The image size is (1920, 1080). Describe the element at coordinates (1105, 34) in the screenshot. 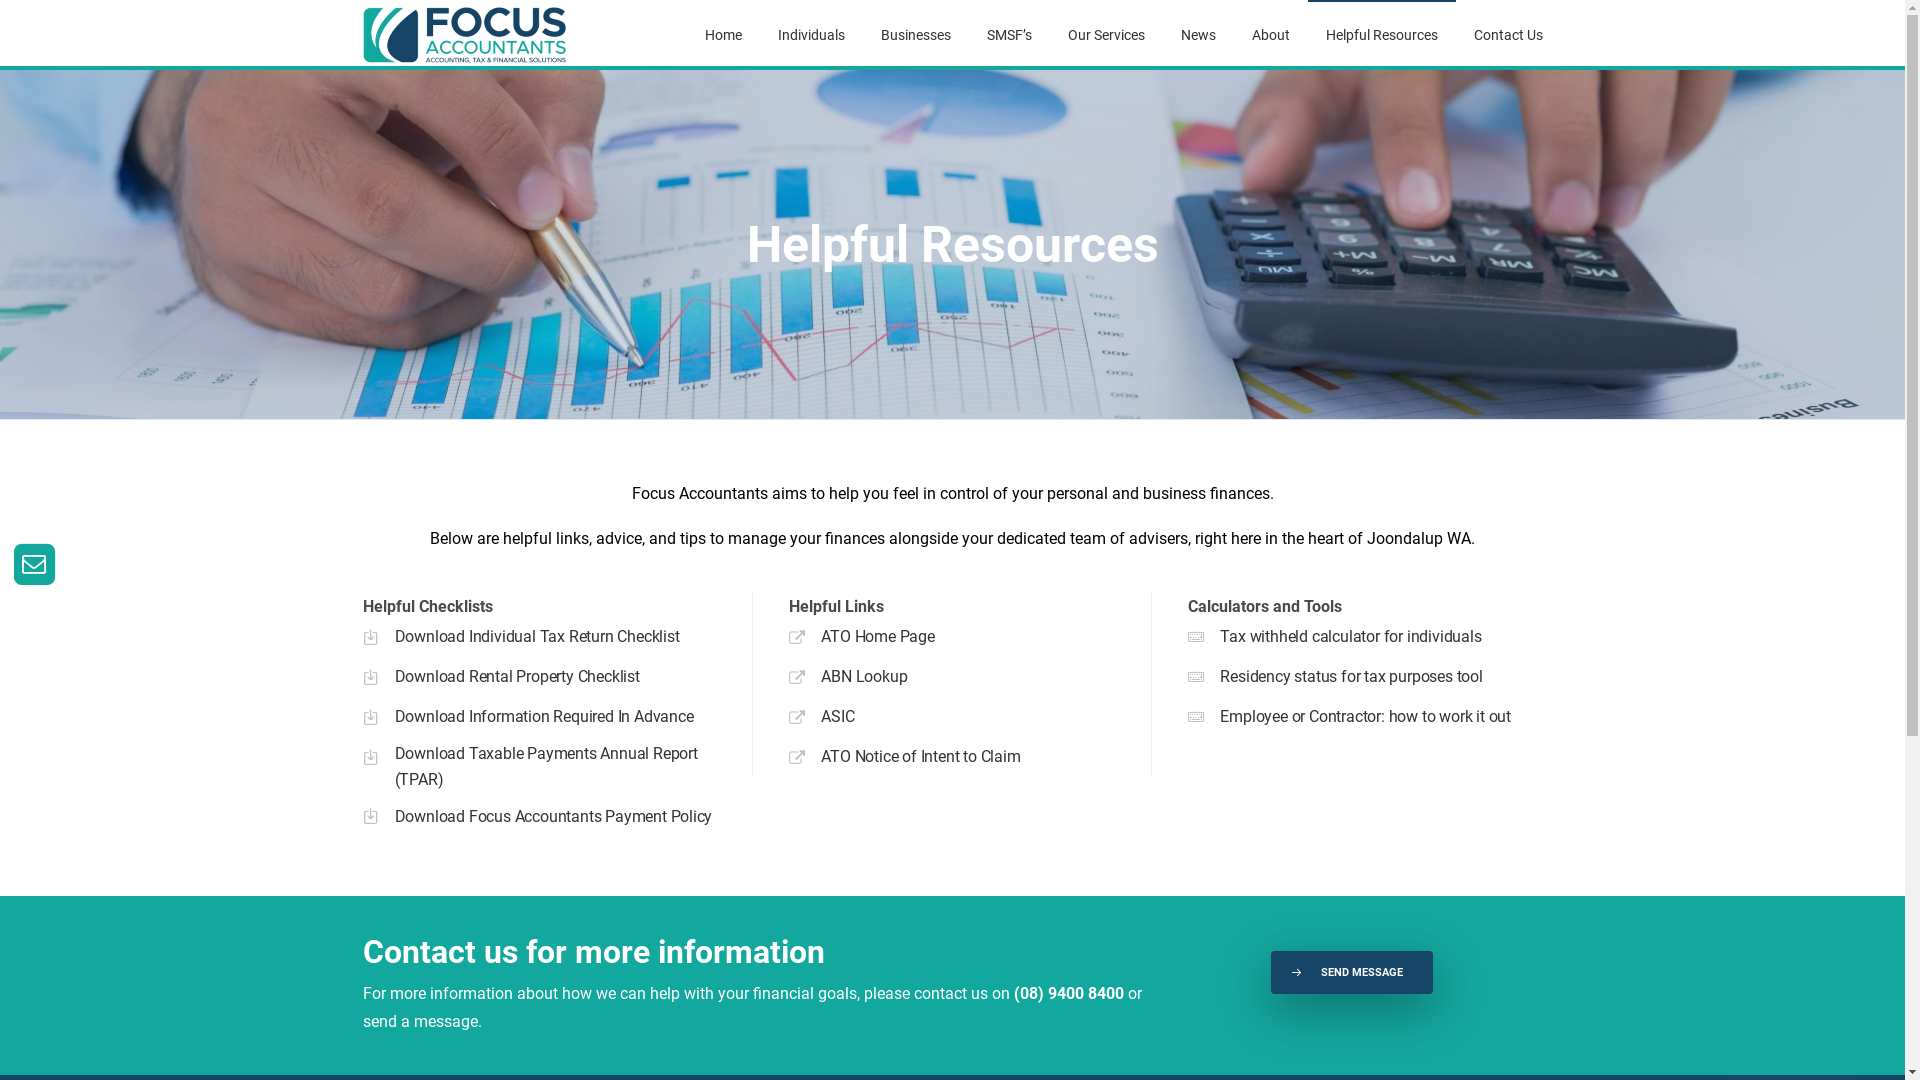

I see `'Our Services'` at that location.